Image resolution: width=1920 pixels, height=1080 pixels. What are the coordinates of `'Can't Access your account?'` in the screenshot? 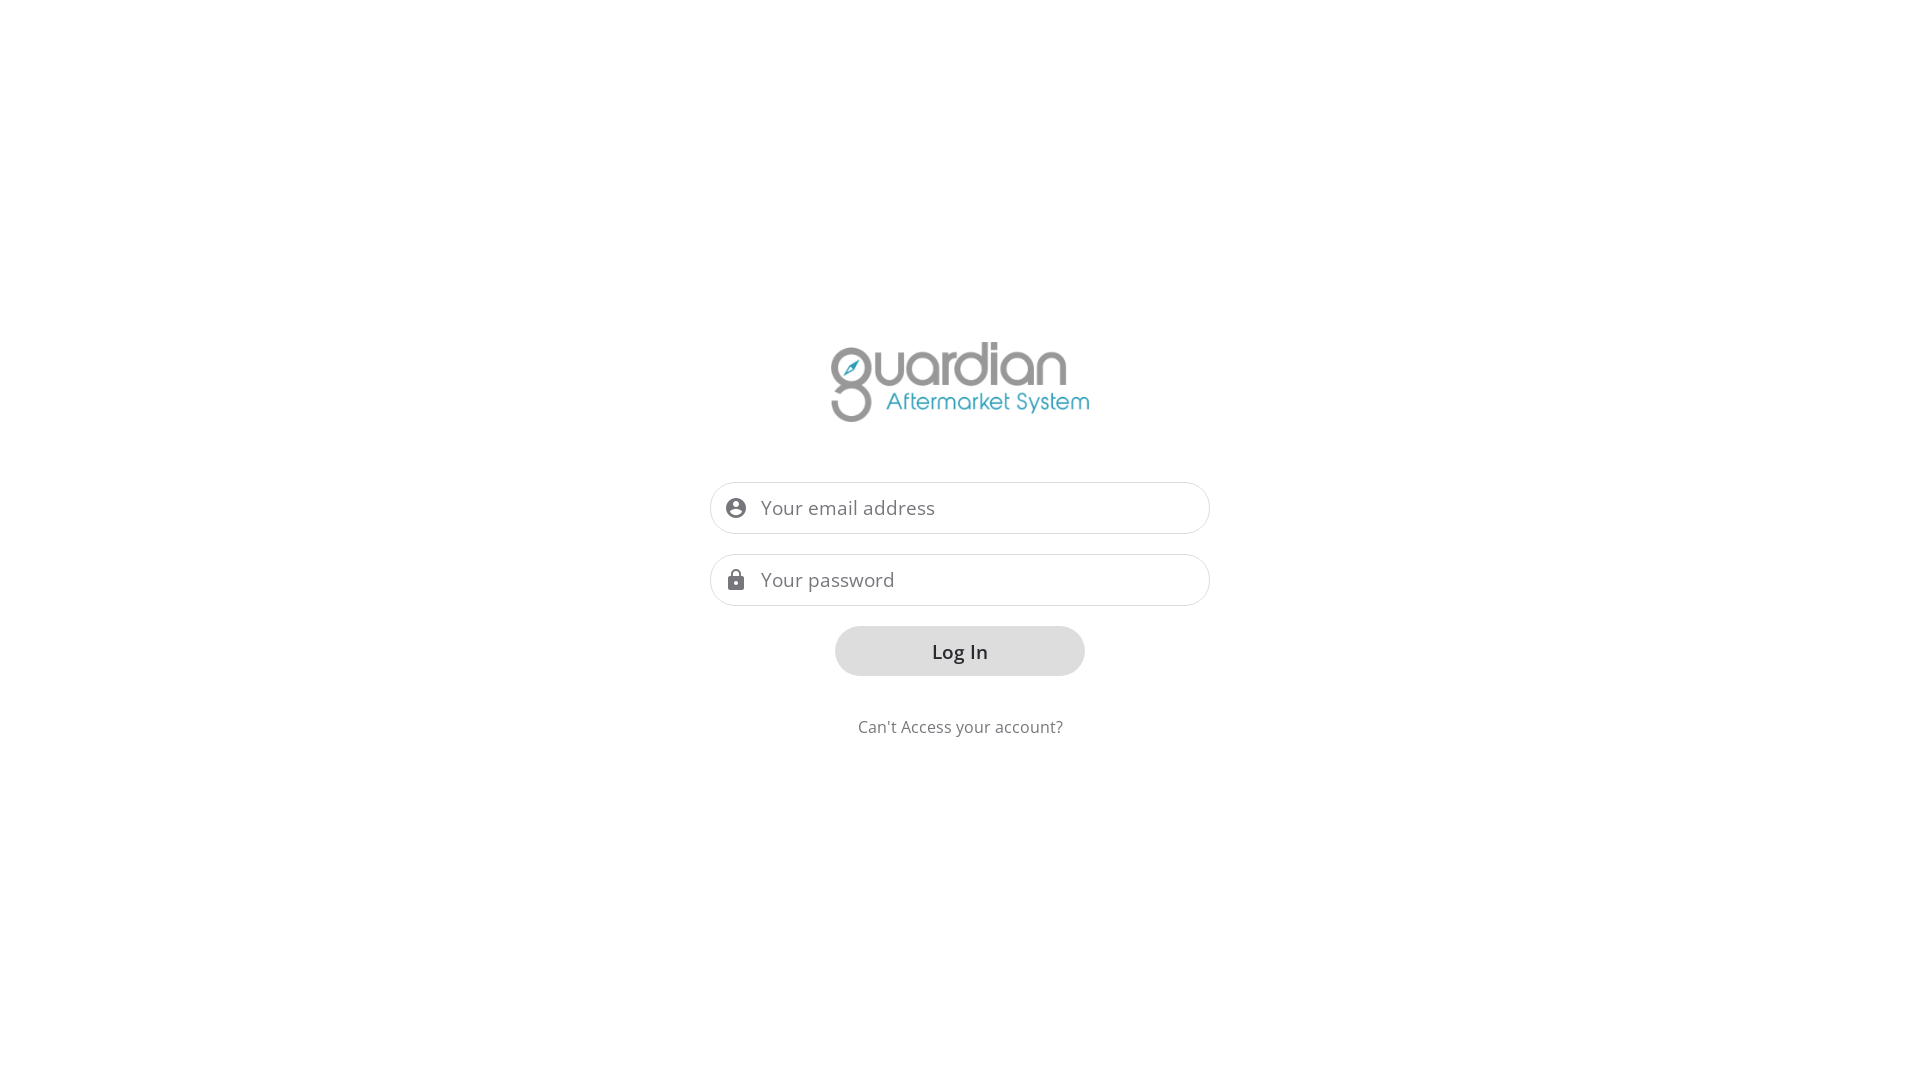 It's located at (960, 726).